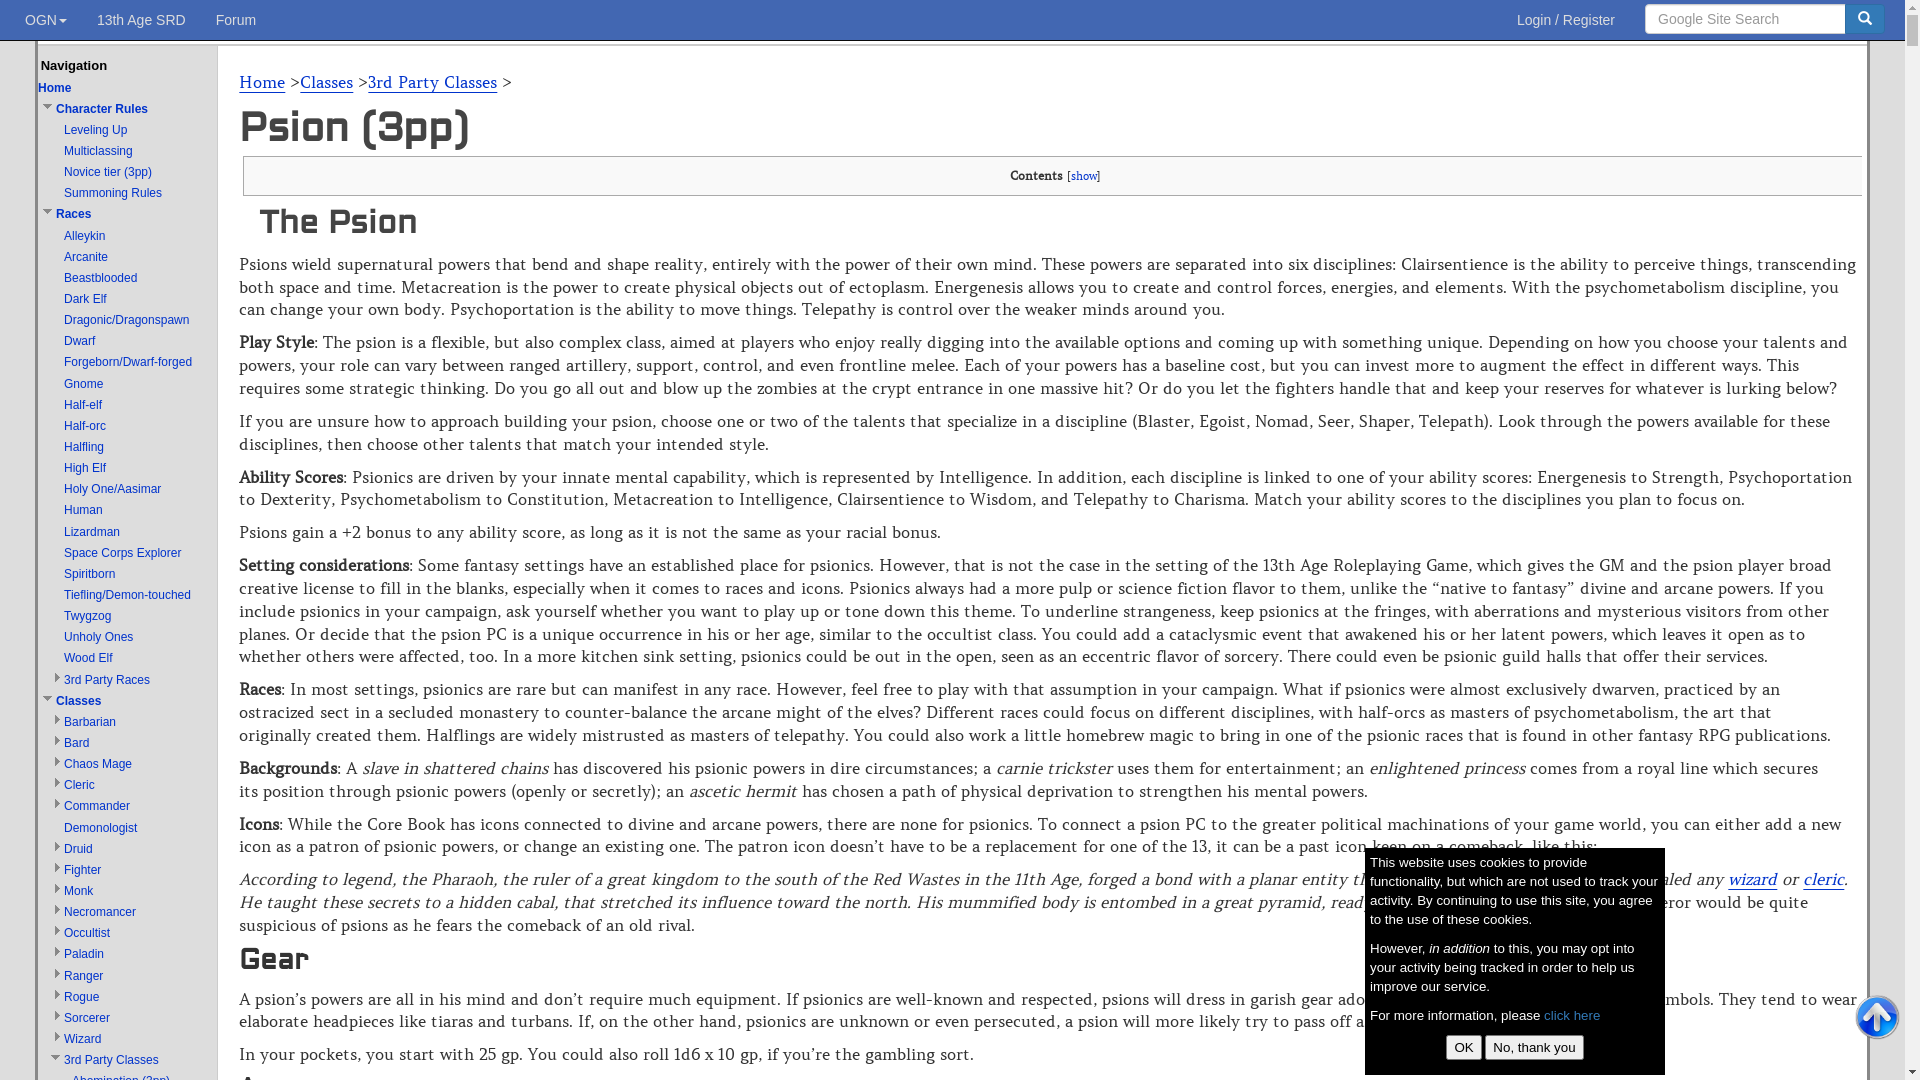  Describe the element at coordinates (99, 911) in the screenshot. I see `'Necromancer'` at that location.